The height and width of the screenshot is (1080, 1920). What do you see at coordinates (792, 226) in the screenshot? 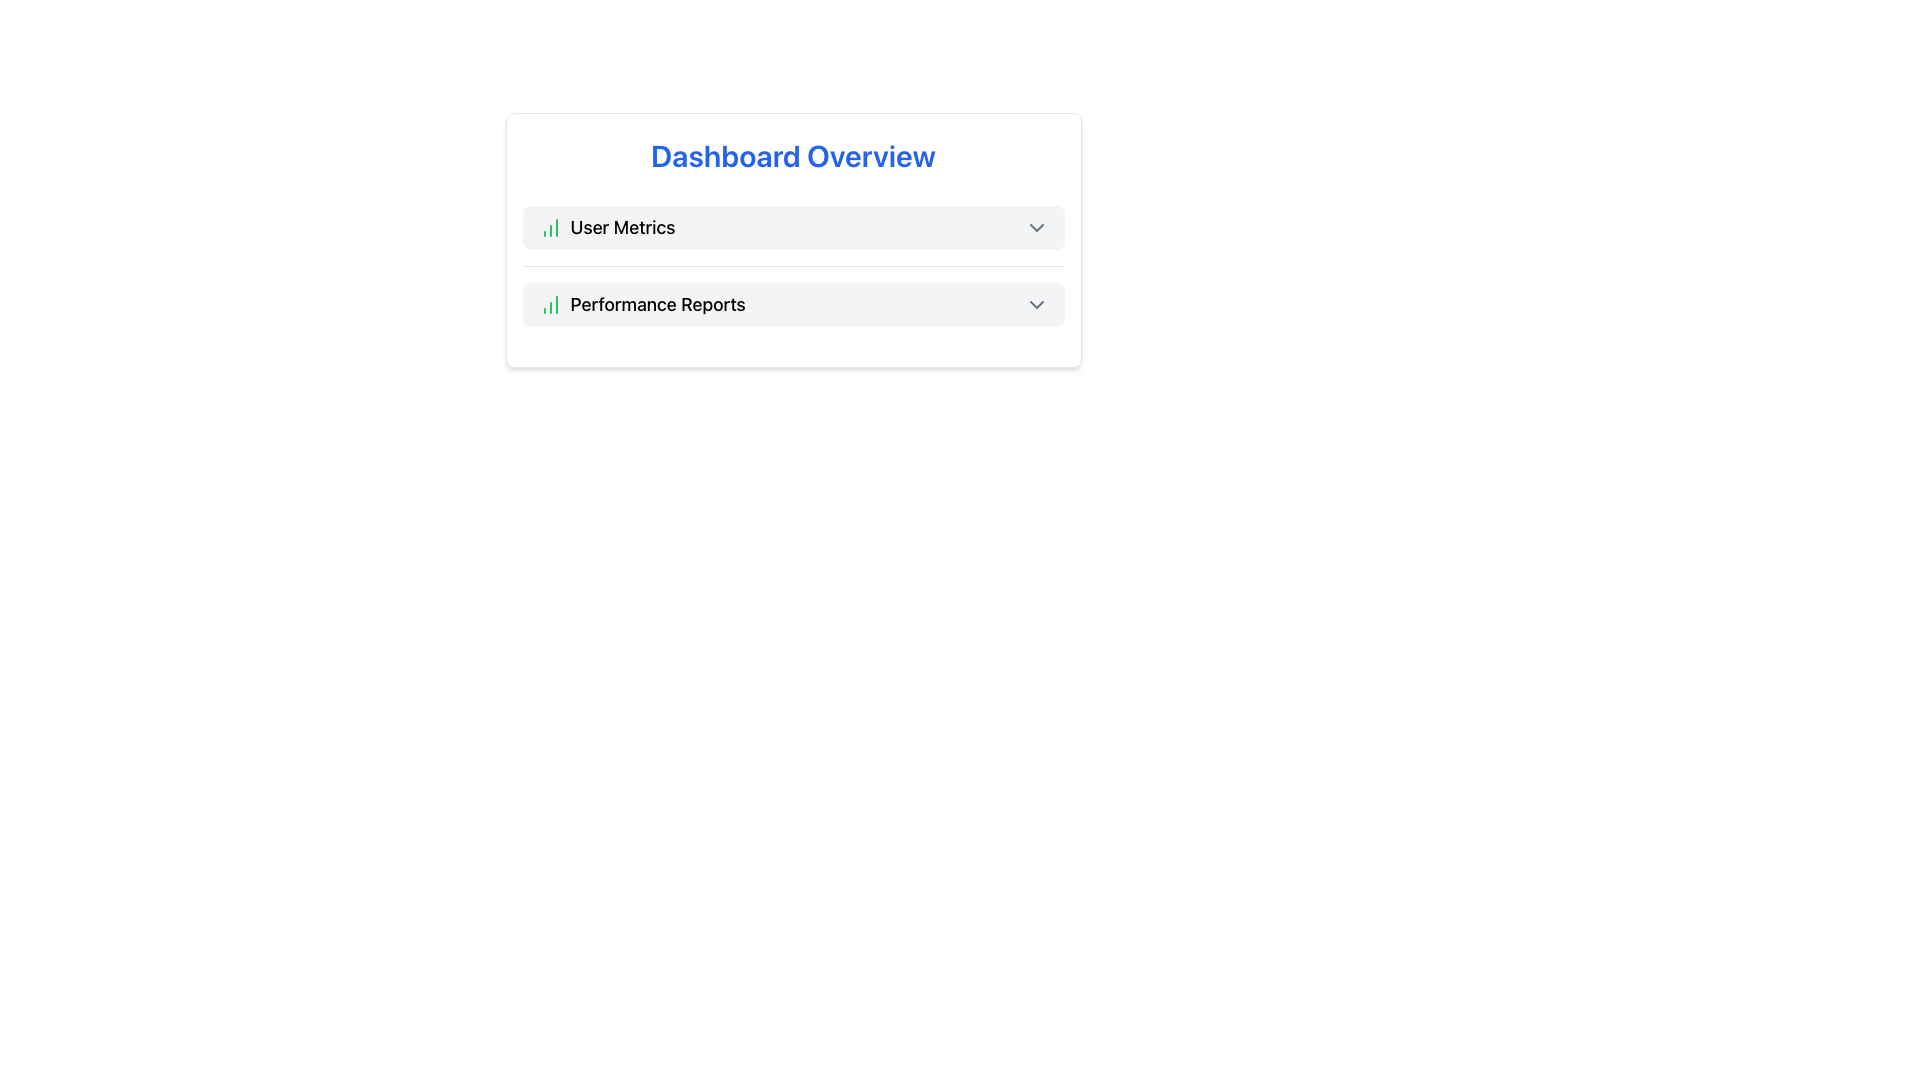
I see `the first button in the vertical list of options under 'Dashboard Overview'` at bounding box center [792, 226].